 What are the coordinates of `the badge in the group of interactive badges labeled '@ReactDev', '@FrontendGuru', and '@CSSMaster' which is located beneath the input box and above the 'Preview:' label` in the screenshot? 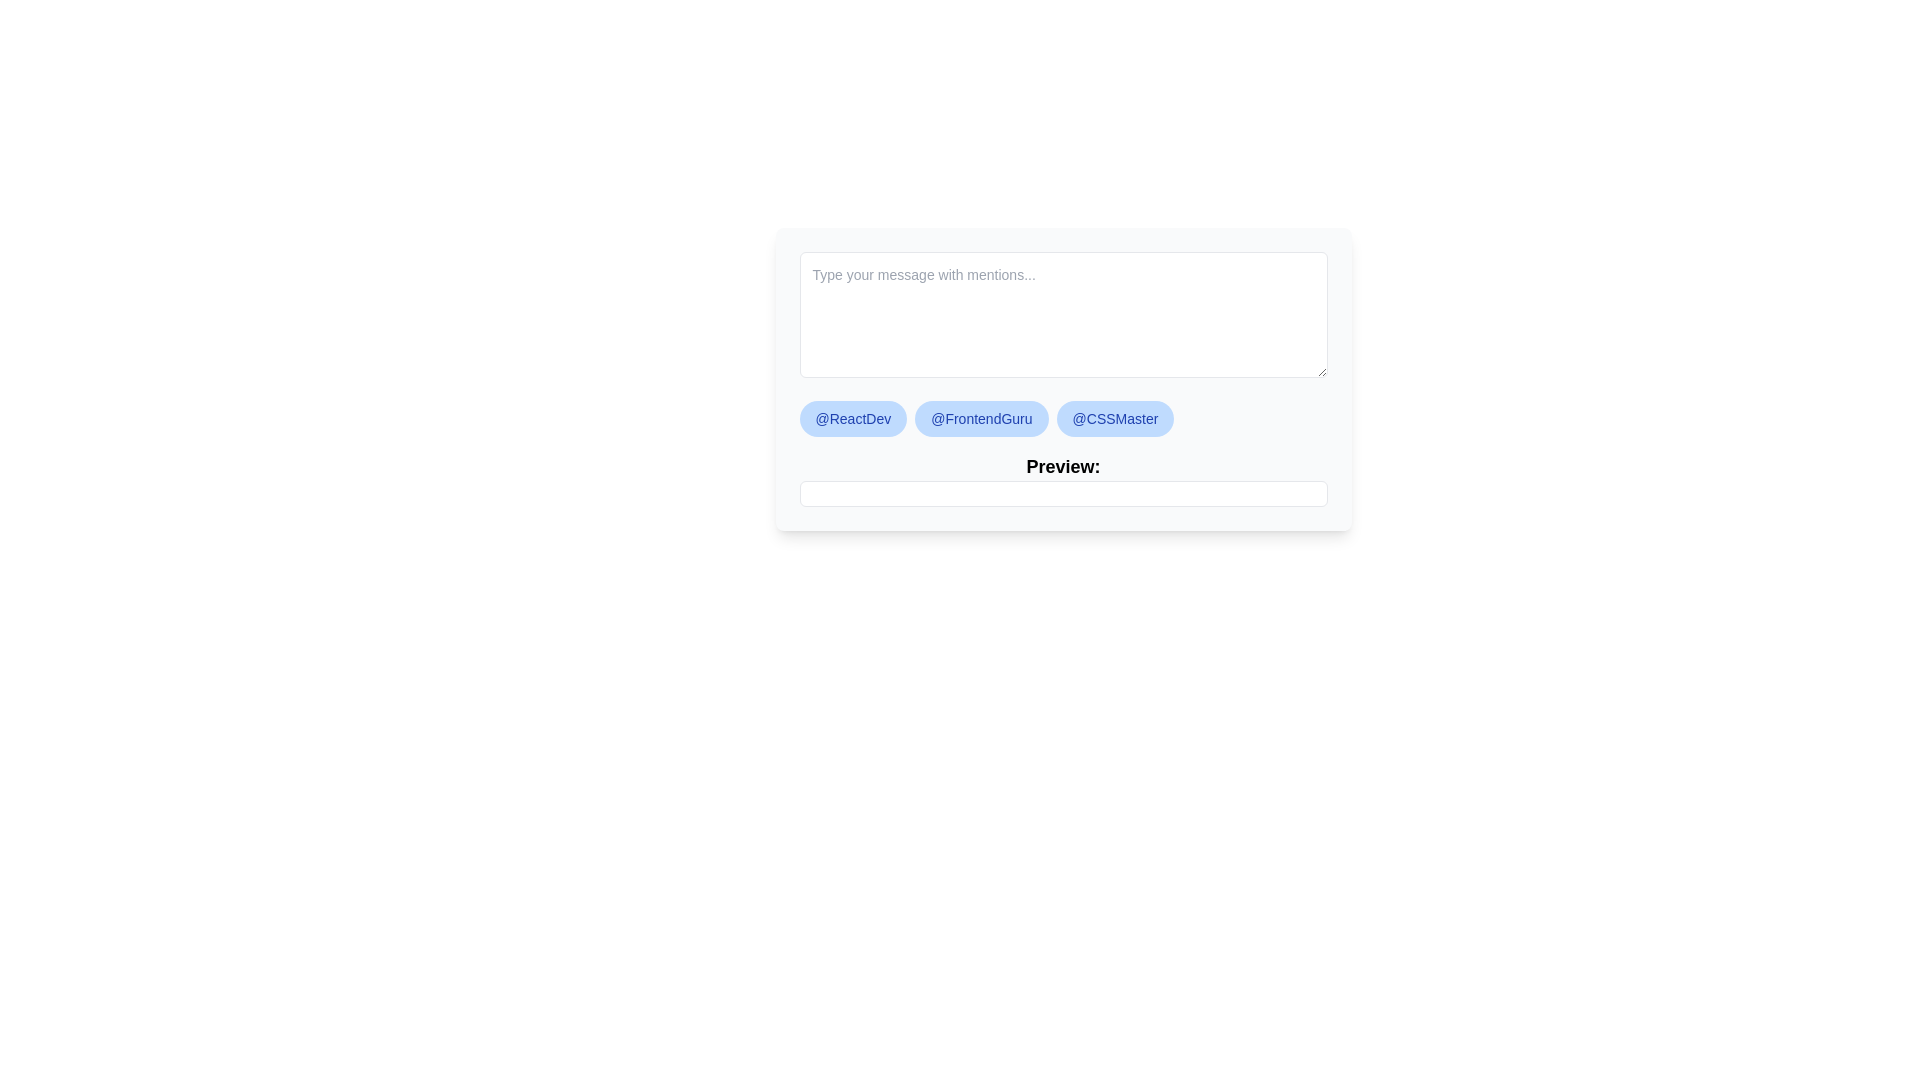 It's located at (1062, 418).